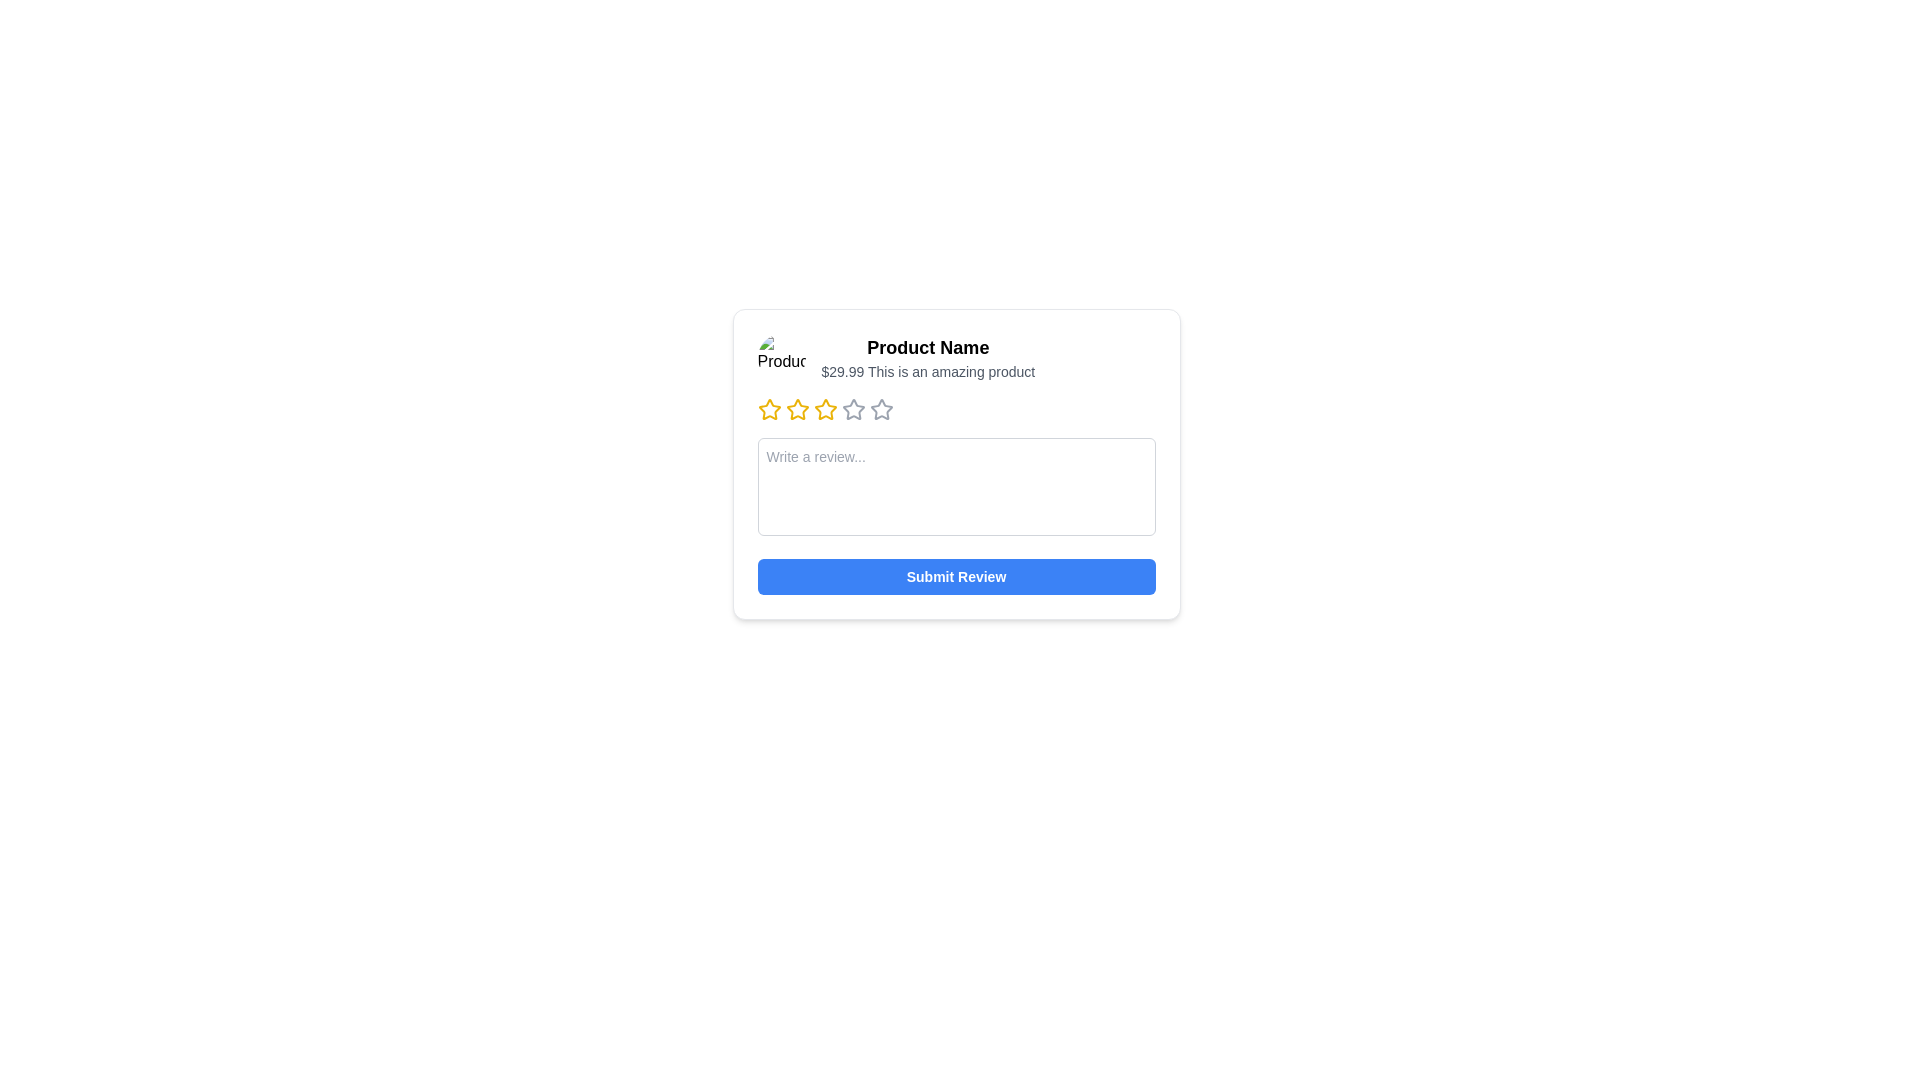 The width and height of the screenshot is (1920, 1080). What do you see at coordinates (927, 346) in the screenshot?
I see `text label that displays 'Product Name', which is styled in bold and large font and is located at the upper-middle portion of the product card` at bounding box center [927, 346].